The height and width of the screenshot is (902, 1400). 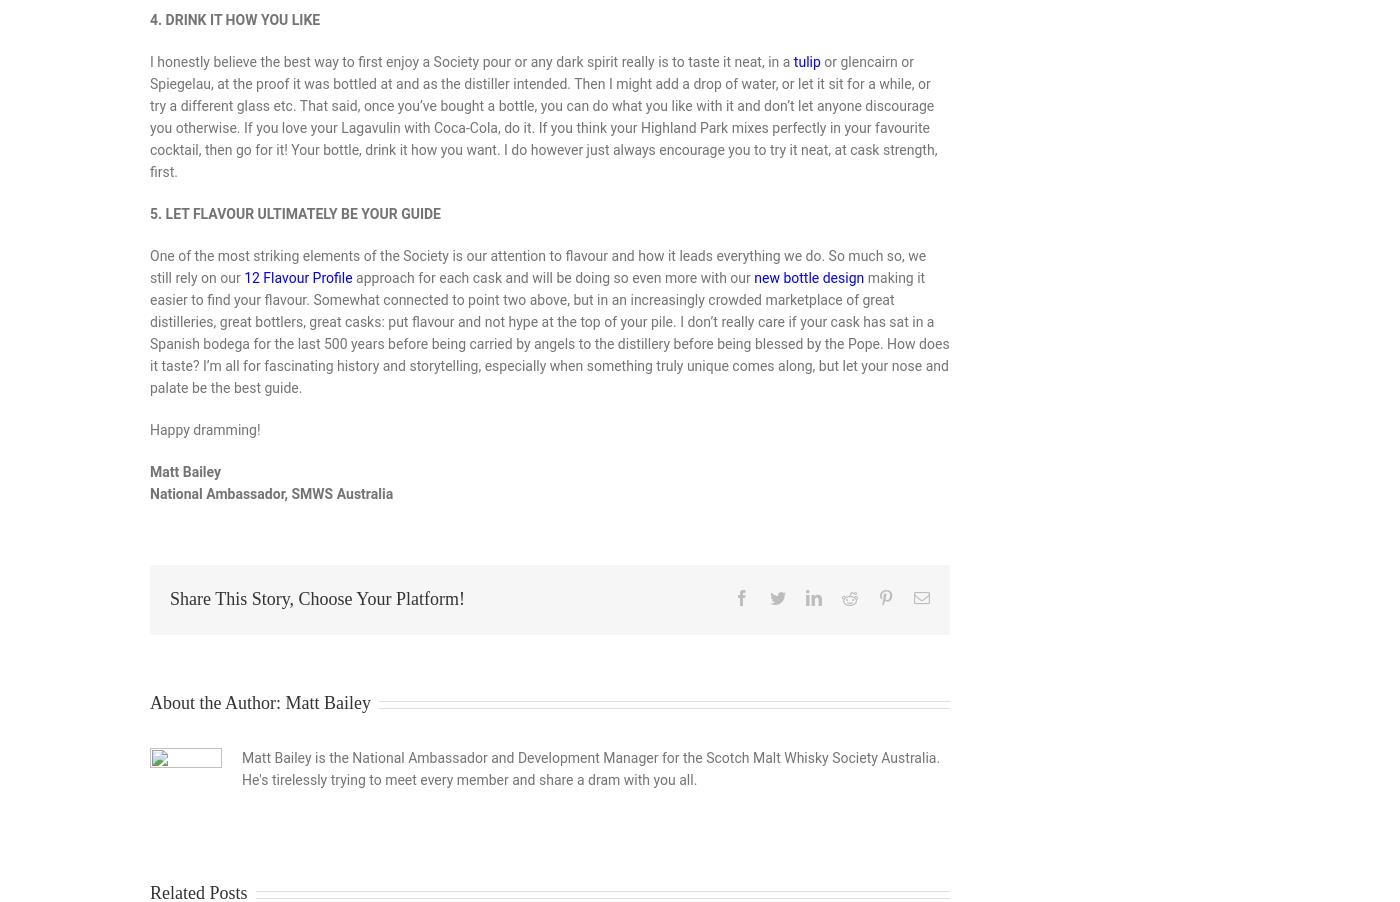 I want to click on 'approach for each cask and will be doing so even more with our', so click(x=351, y=277).